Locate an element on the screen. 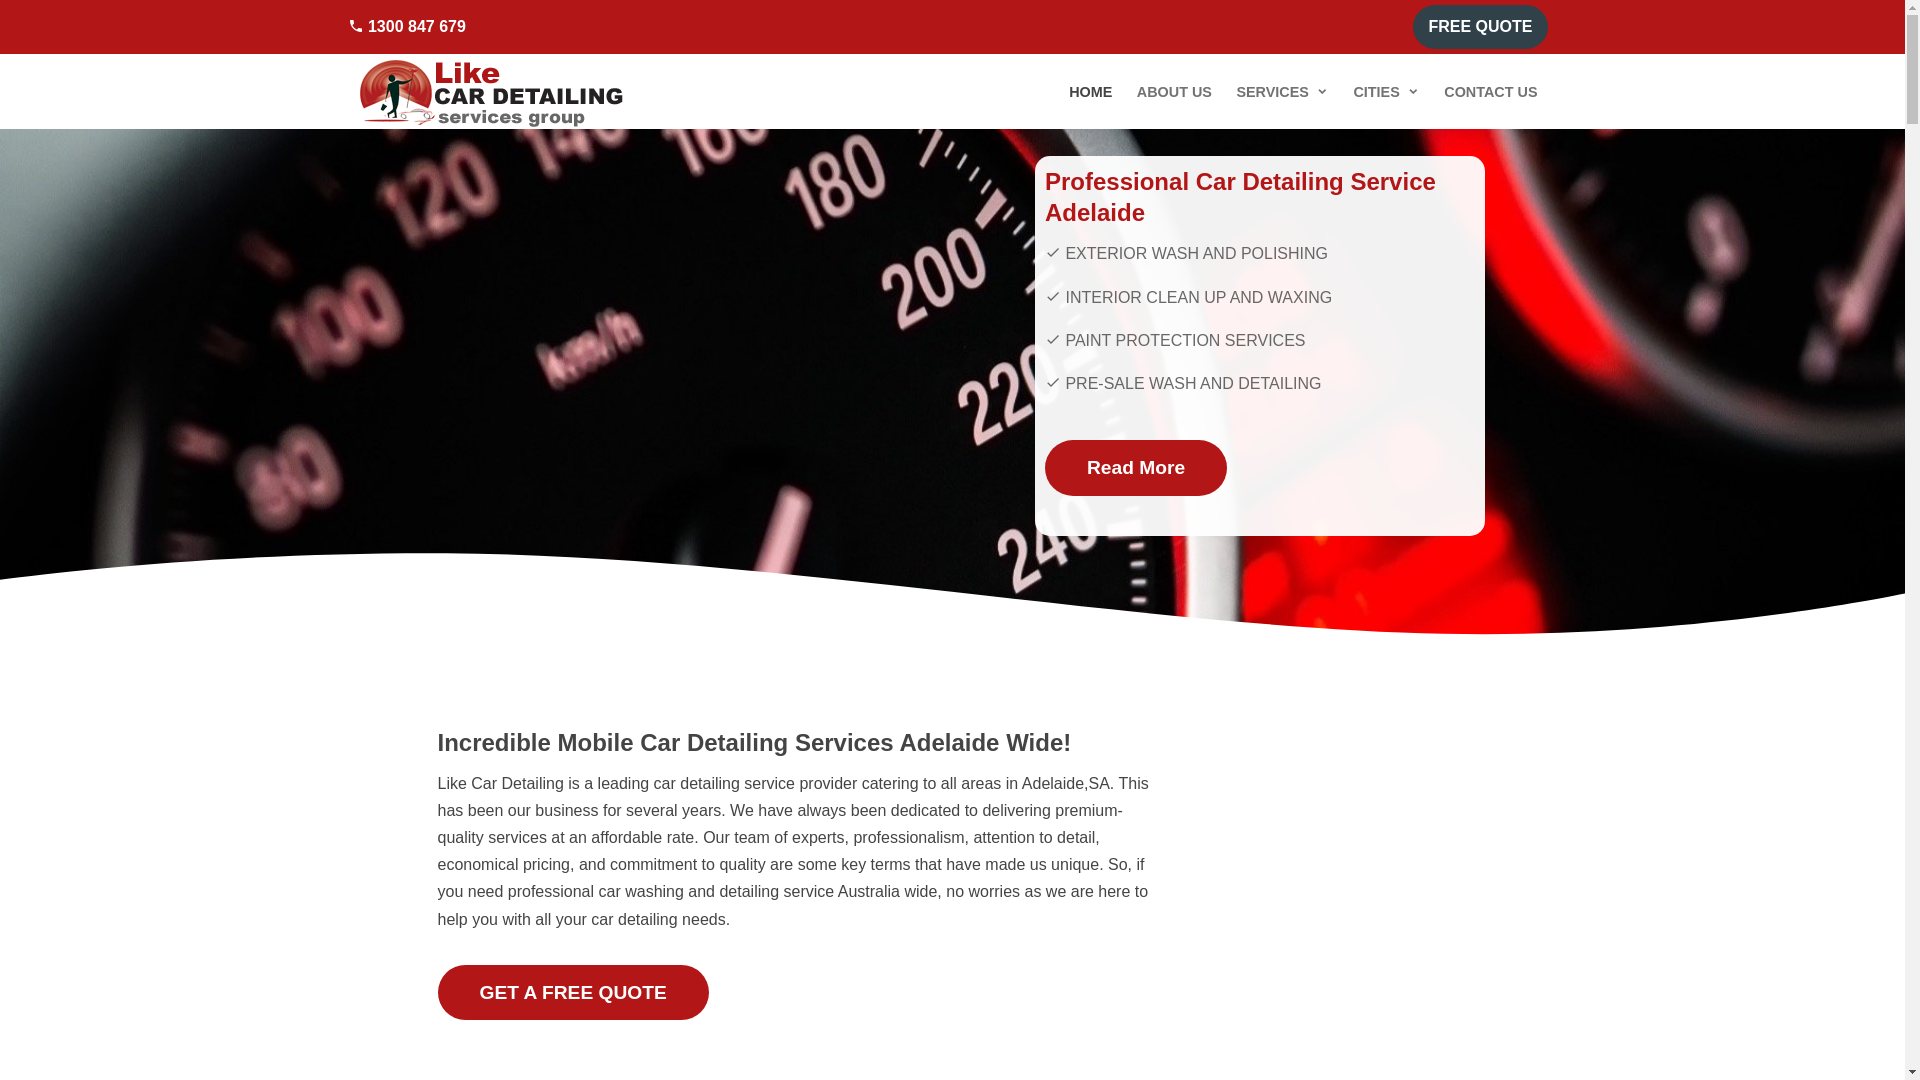 Image resolution: width=1920 pixels, height=1080 pixels. 'CITIES' is located at coordinates (1385, 91).